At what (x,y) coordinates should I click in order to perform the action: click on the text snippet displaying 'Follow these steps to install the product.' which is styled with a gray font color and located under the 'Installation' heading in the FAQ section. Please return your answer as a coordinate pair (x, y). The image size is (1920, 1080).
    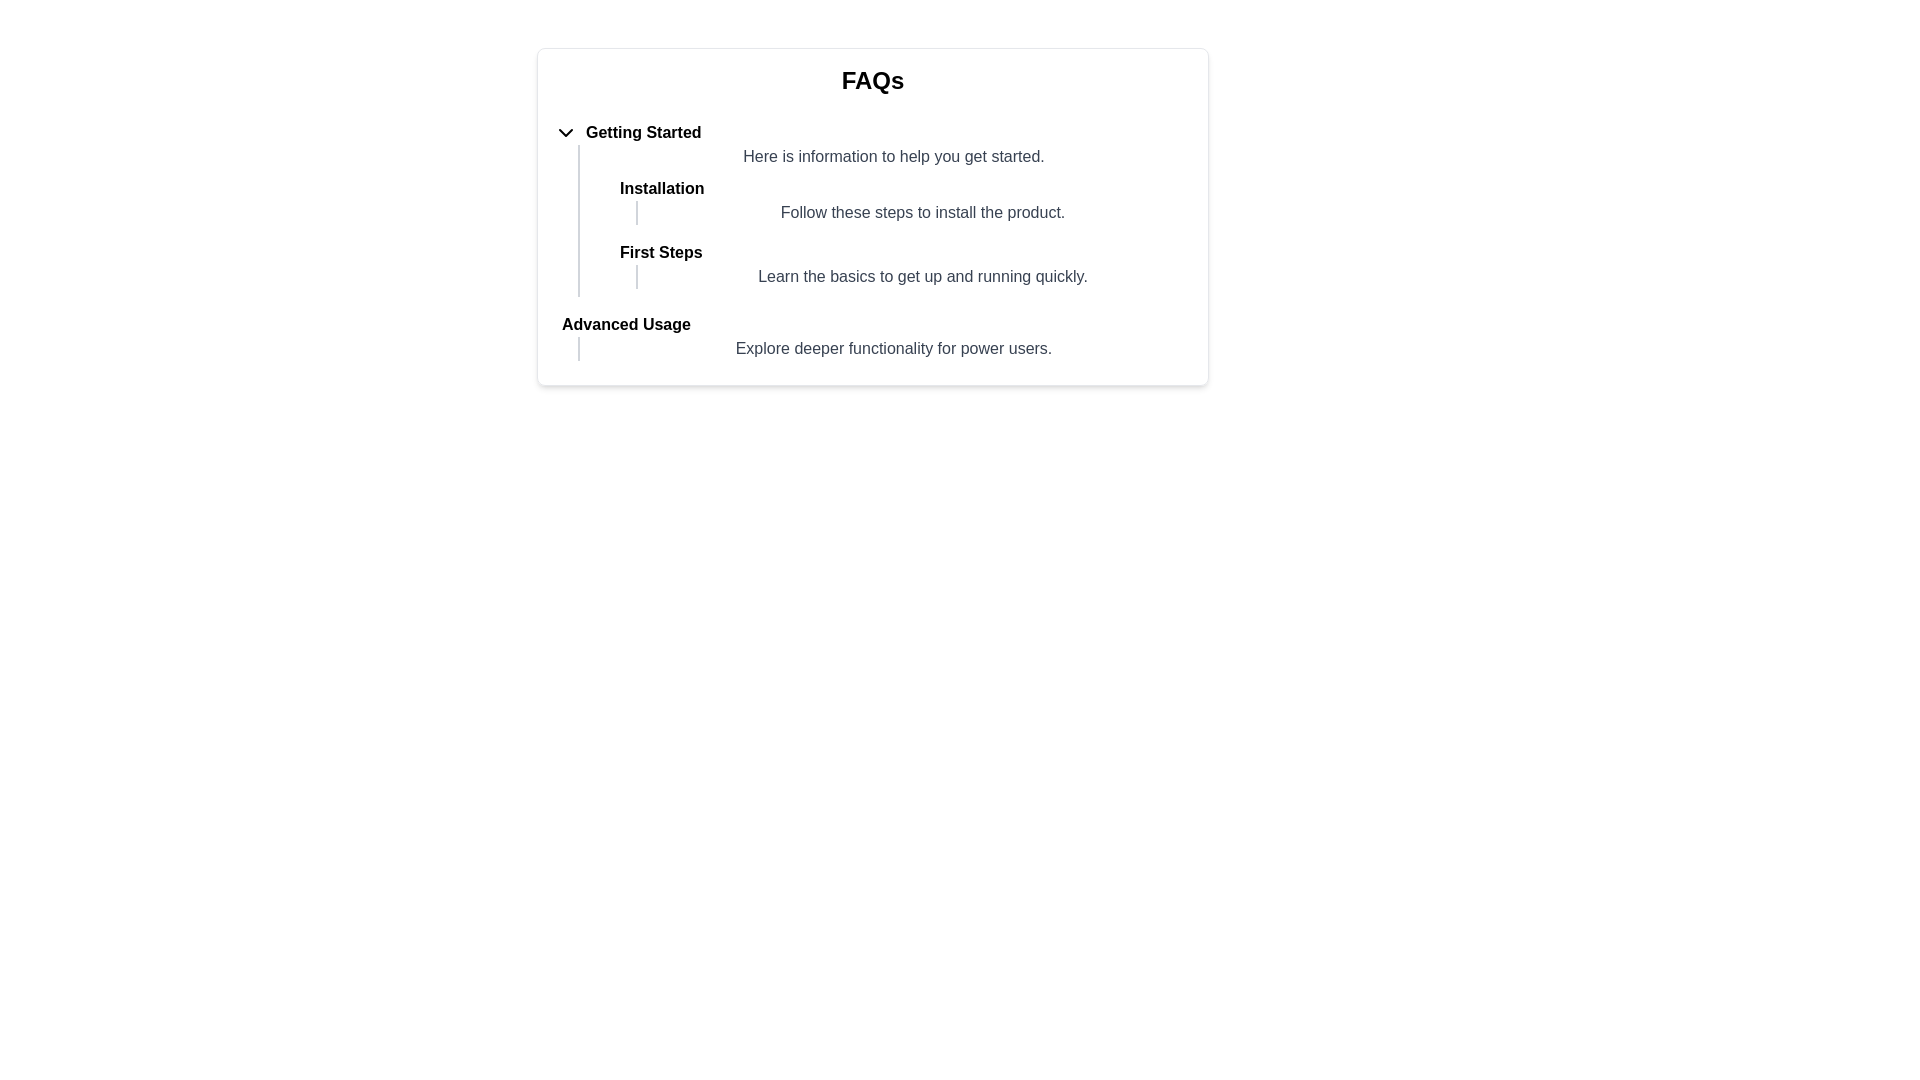
    Looking at the image, I should click on (921, 212).